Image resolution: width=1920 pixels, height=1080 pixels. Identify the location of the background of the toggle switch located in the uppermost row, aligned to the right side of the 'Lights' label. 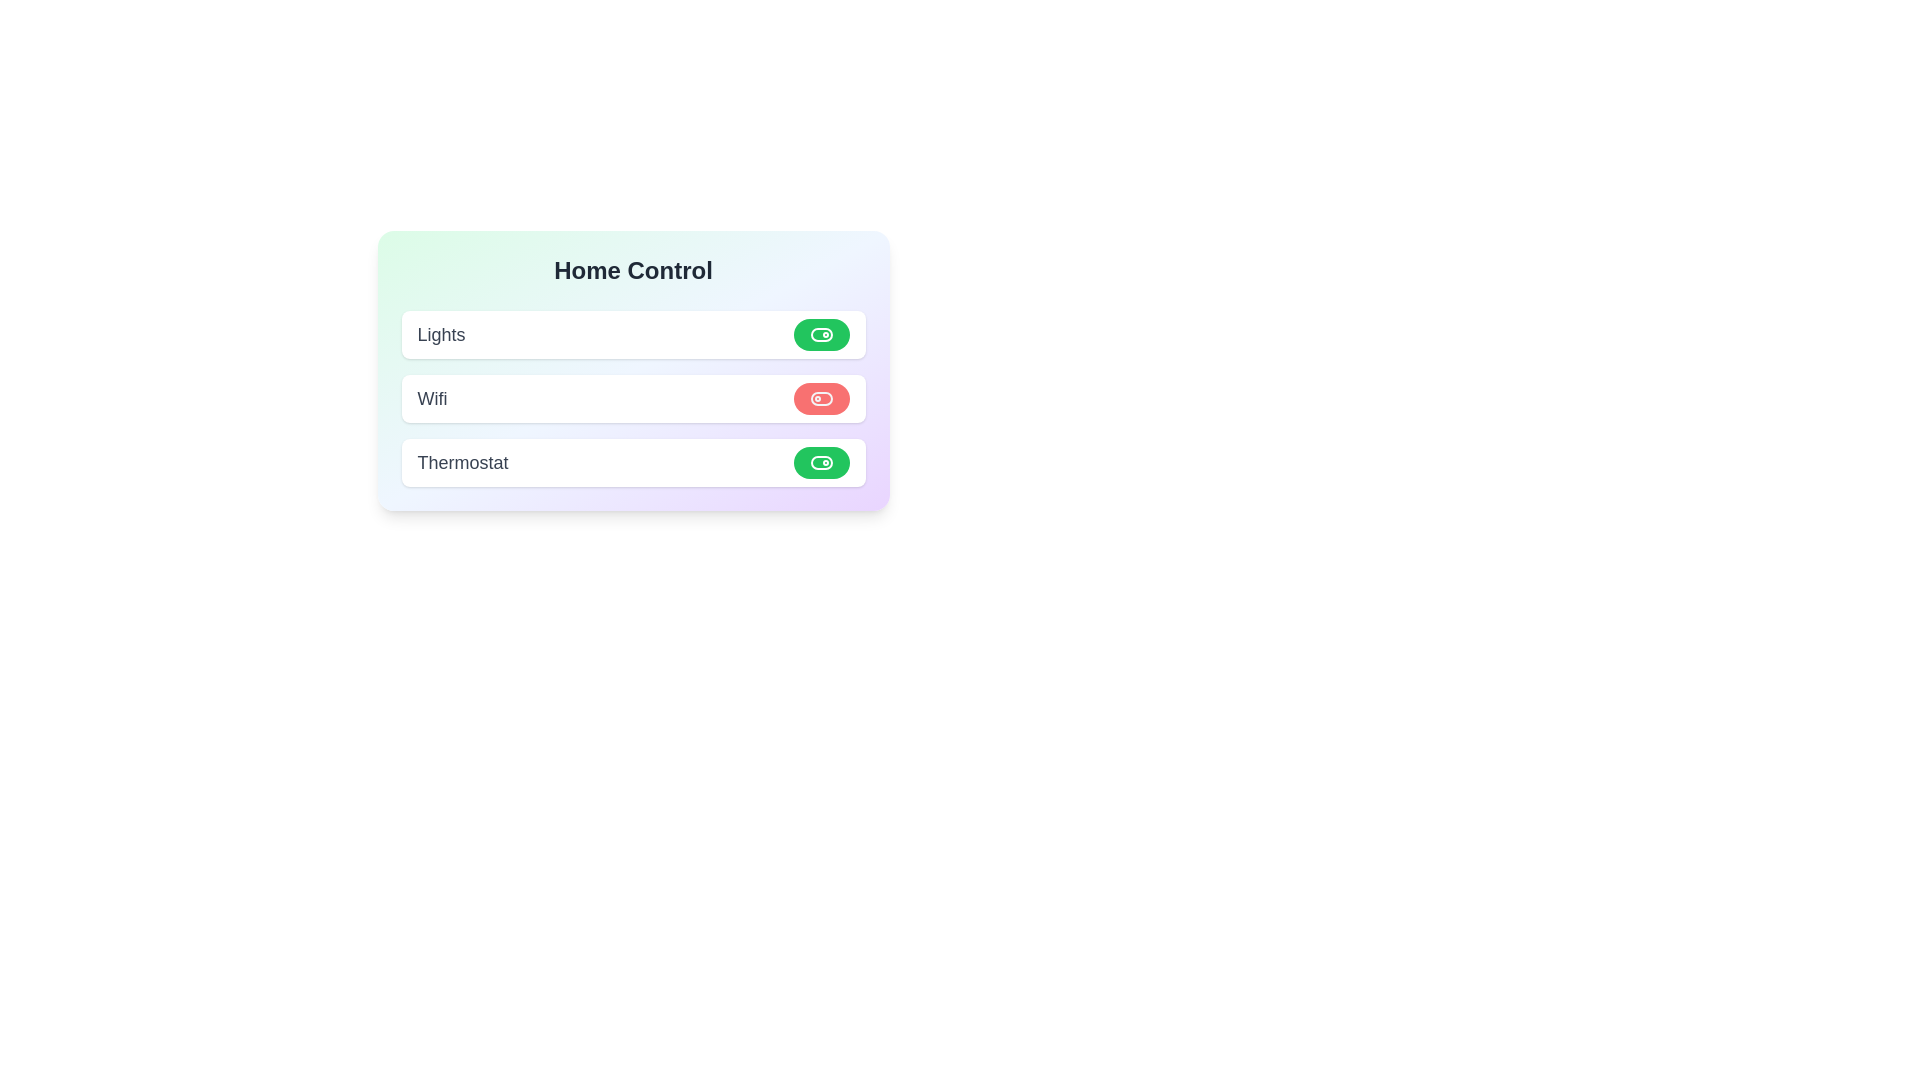
(821, 334).